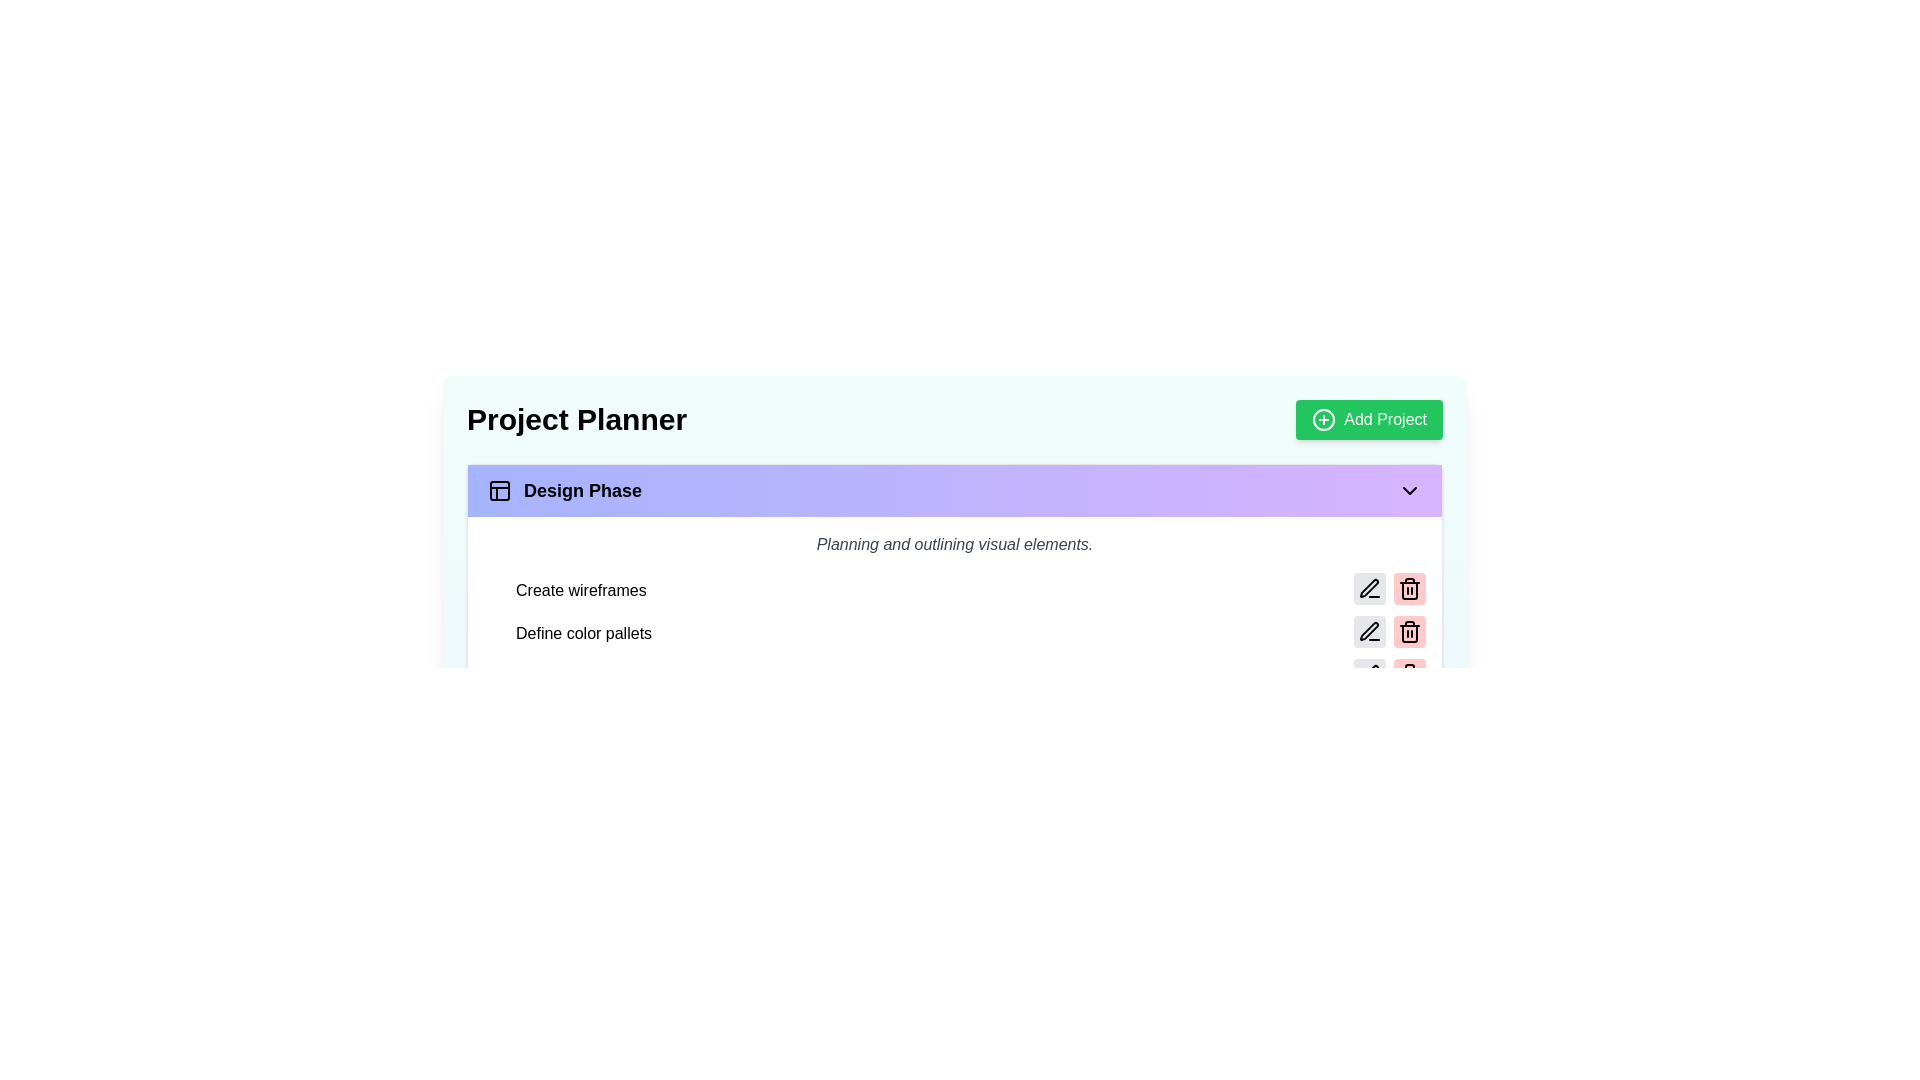 This screenshot has height=1080, width=1920. Describe the element at coordinates (1367, 586) in the screenshot. I see `the pen icon, which is a minimalistic vector graphic representing an editing tool, to initiate editing` at that location.